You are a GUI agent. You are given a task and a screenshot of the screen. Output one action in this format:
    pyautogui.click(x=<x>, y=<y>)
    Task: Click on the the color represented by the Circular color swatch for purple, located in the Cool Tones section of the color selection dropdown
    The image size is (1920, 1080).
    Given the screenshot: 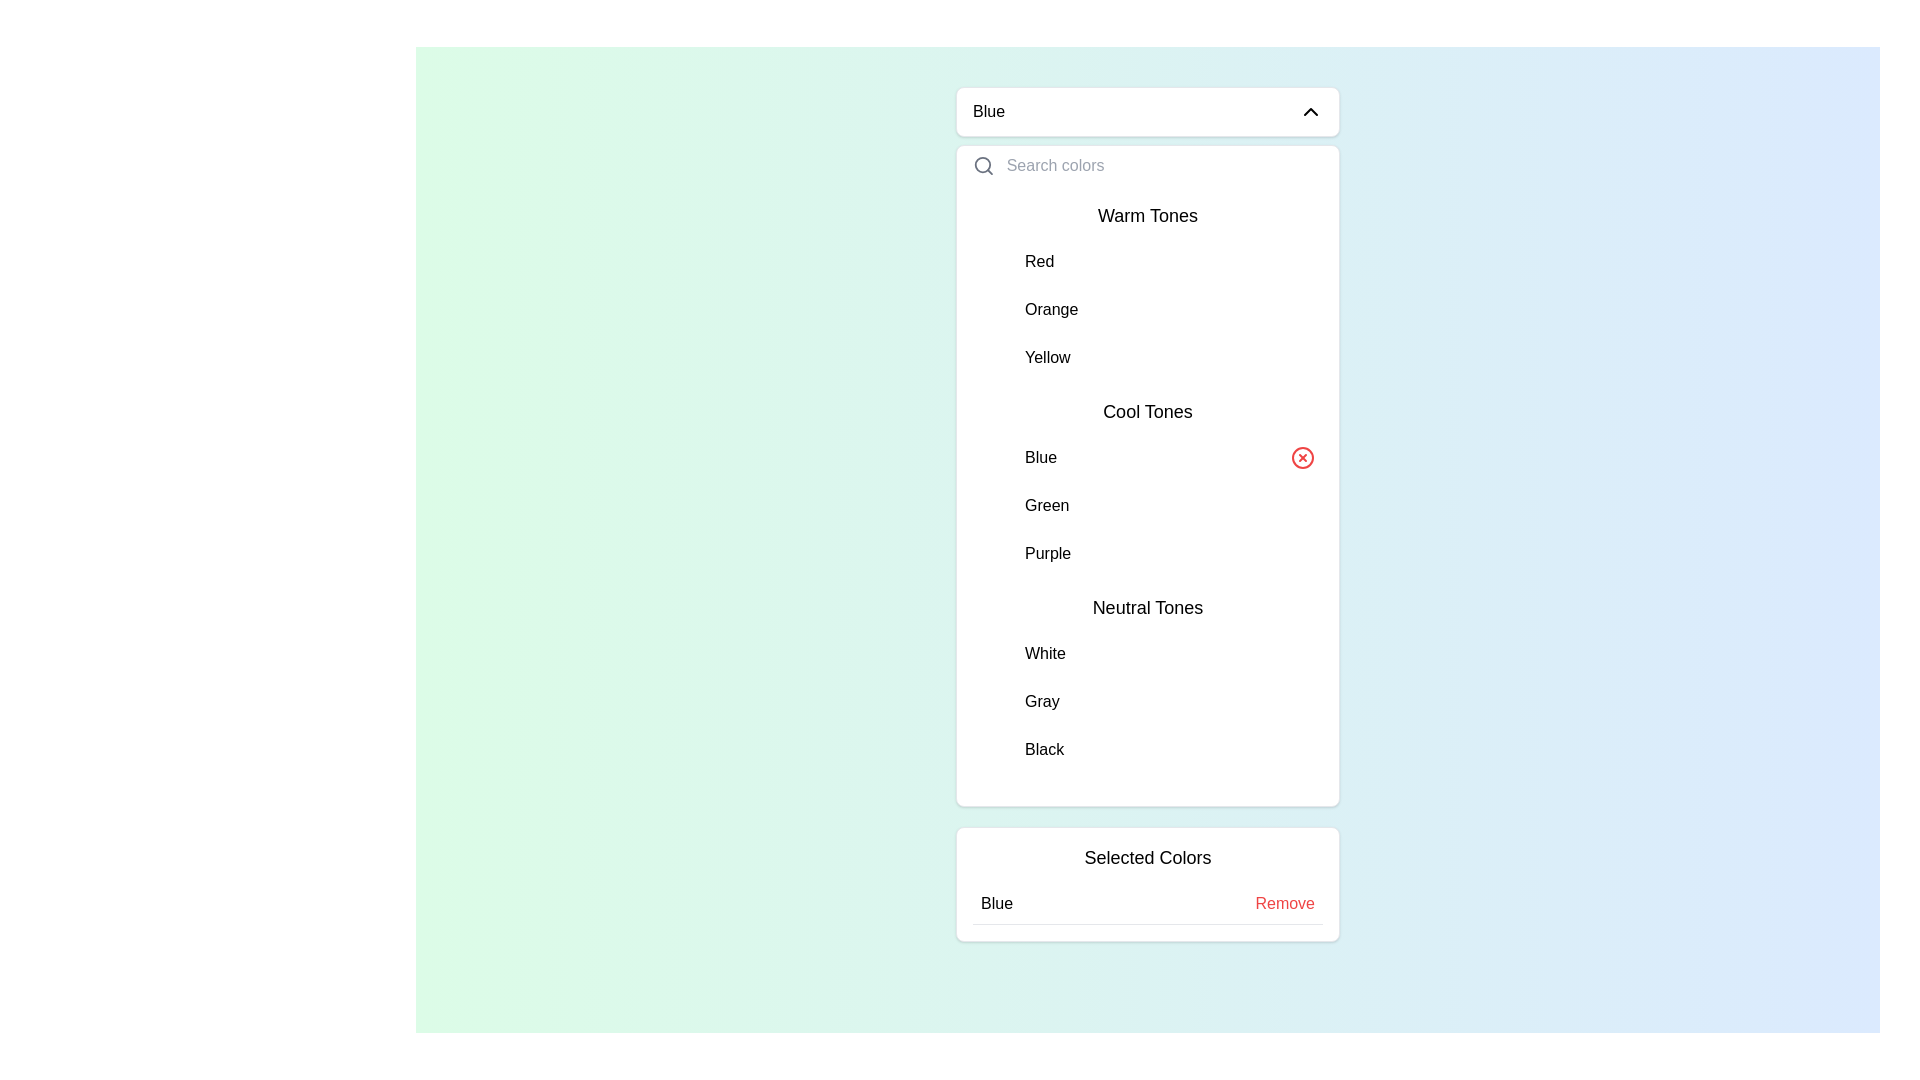 What is the action you would take?
    pyautogui.click(x=997, y=554)
    